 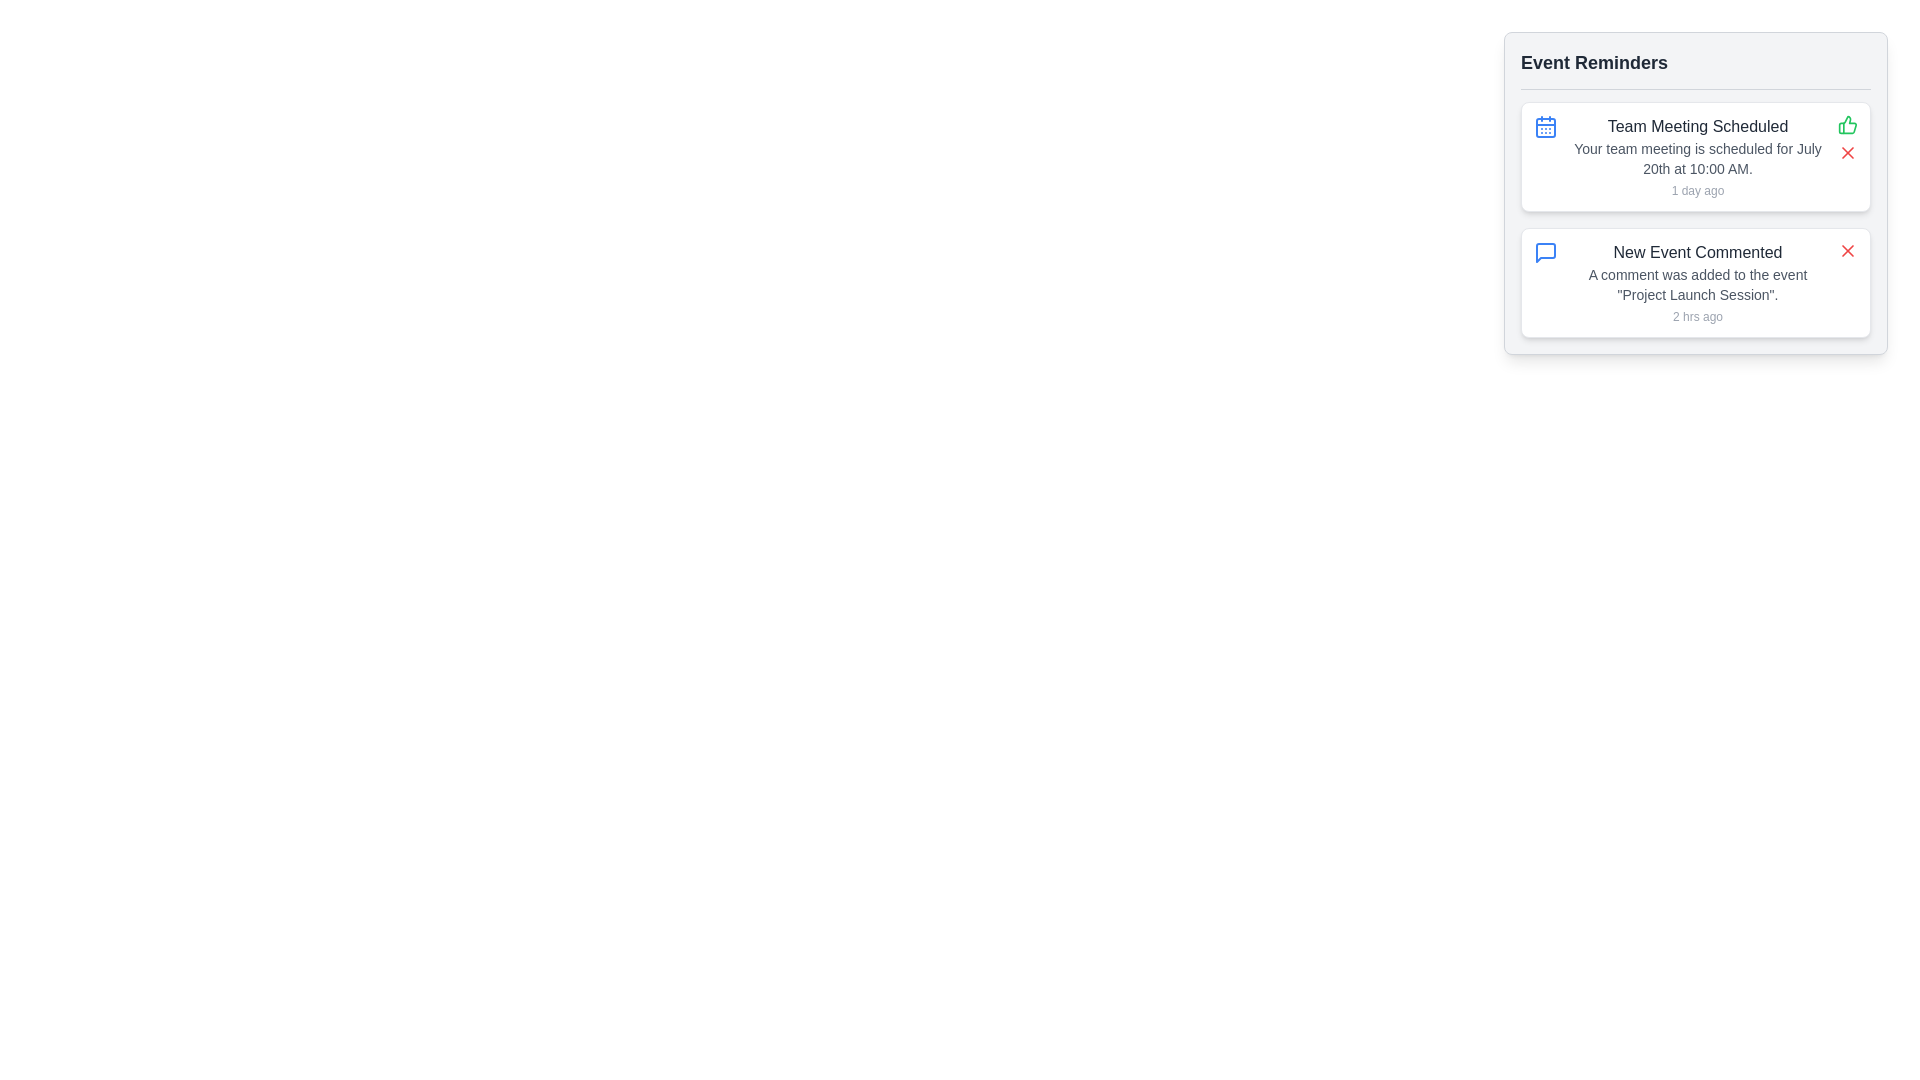 What do you see at coordinates (1847, 124) in the screenshot?
I see `the thumbs-up SVG graphic located in the 'Event Reminders' section at the top right corner of the page` at bounding box center [1847, 124].